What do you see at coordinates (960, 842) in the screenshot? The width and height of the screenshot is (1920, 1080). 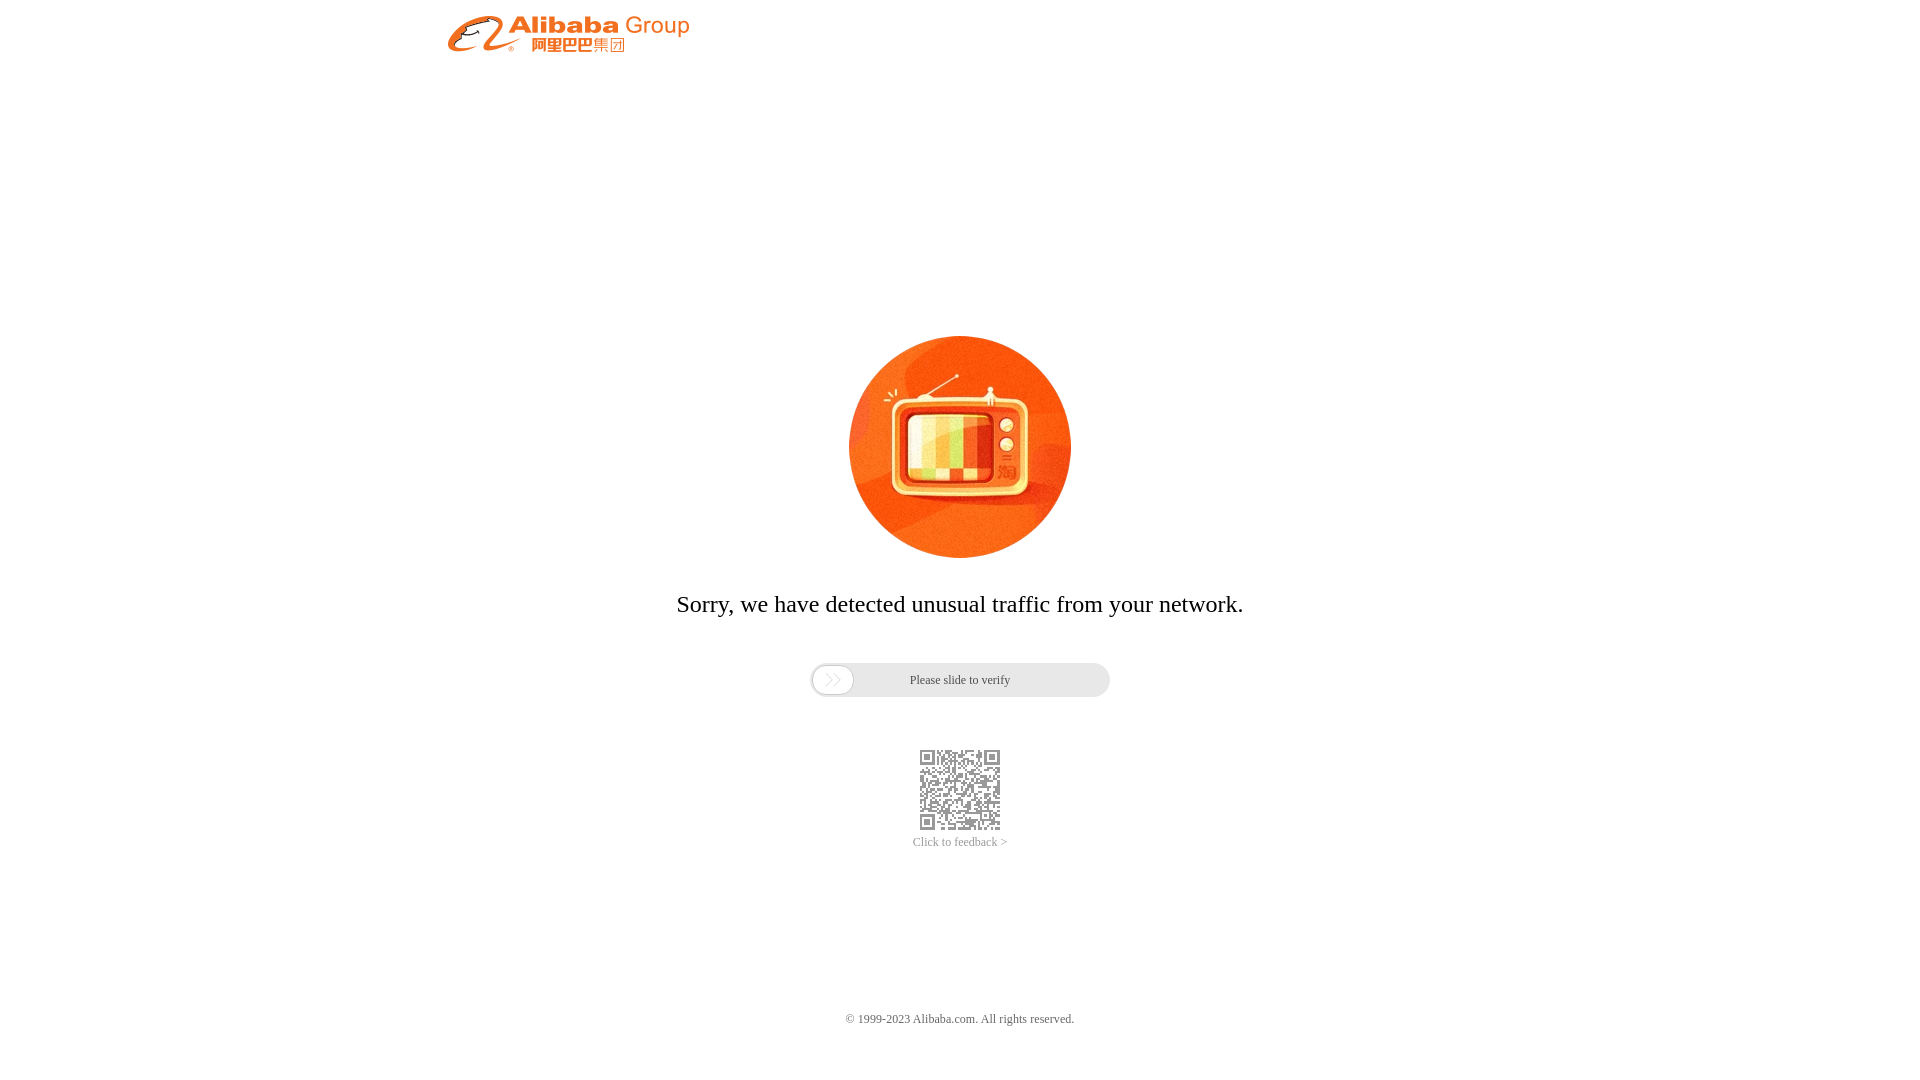 I see `'Click to feedback >'` at bounding box center [960, 842].